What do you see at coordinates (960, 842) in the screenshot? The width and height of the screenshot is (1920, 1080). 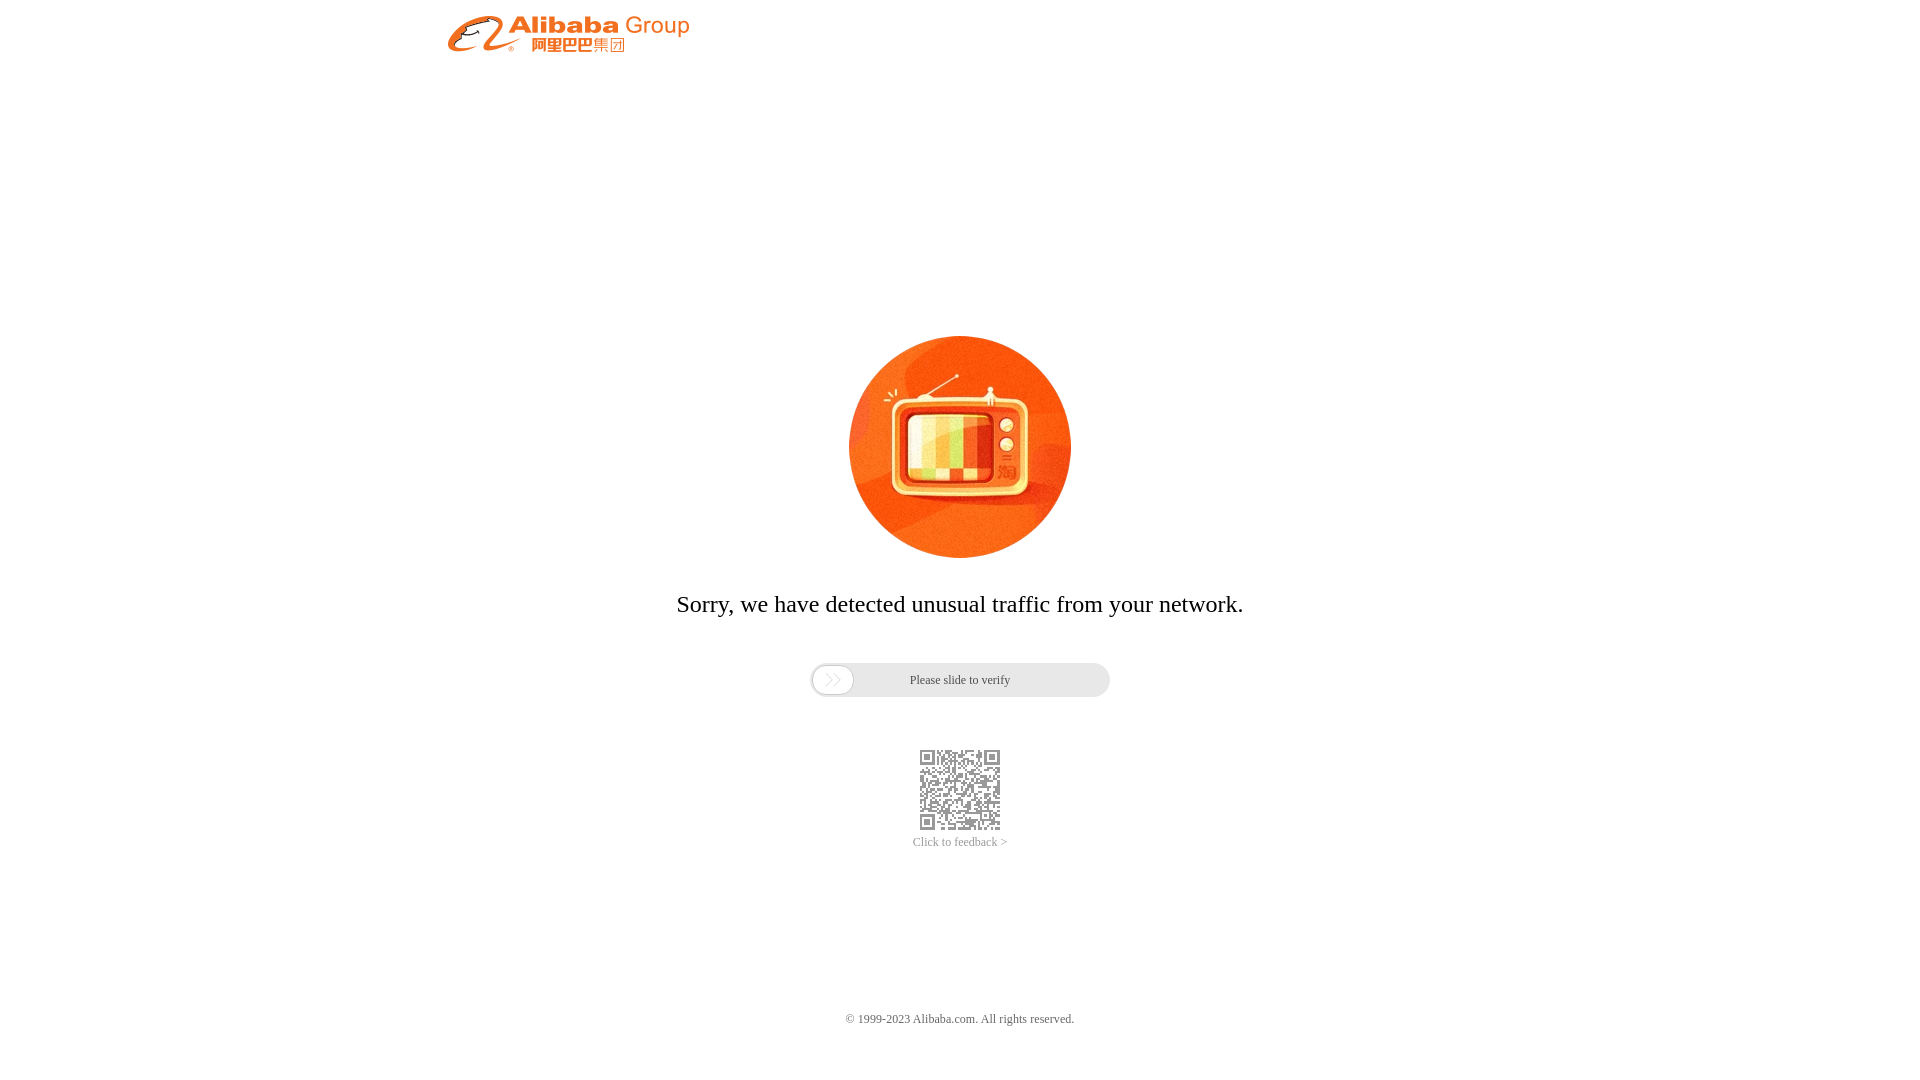 I see `'Click to feedback >'` at bounding box center [960, 842].